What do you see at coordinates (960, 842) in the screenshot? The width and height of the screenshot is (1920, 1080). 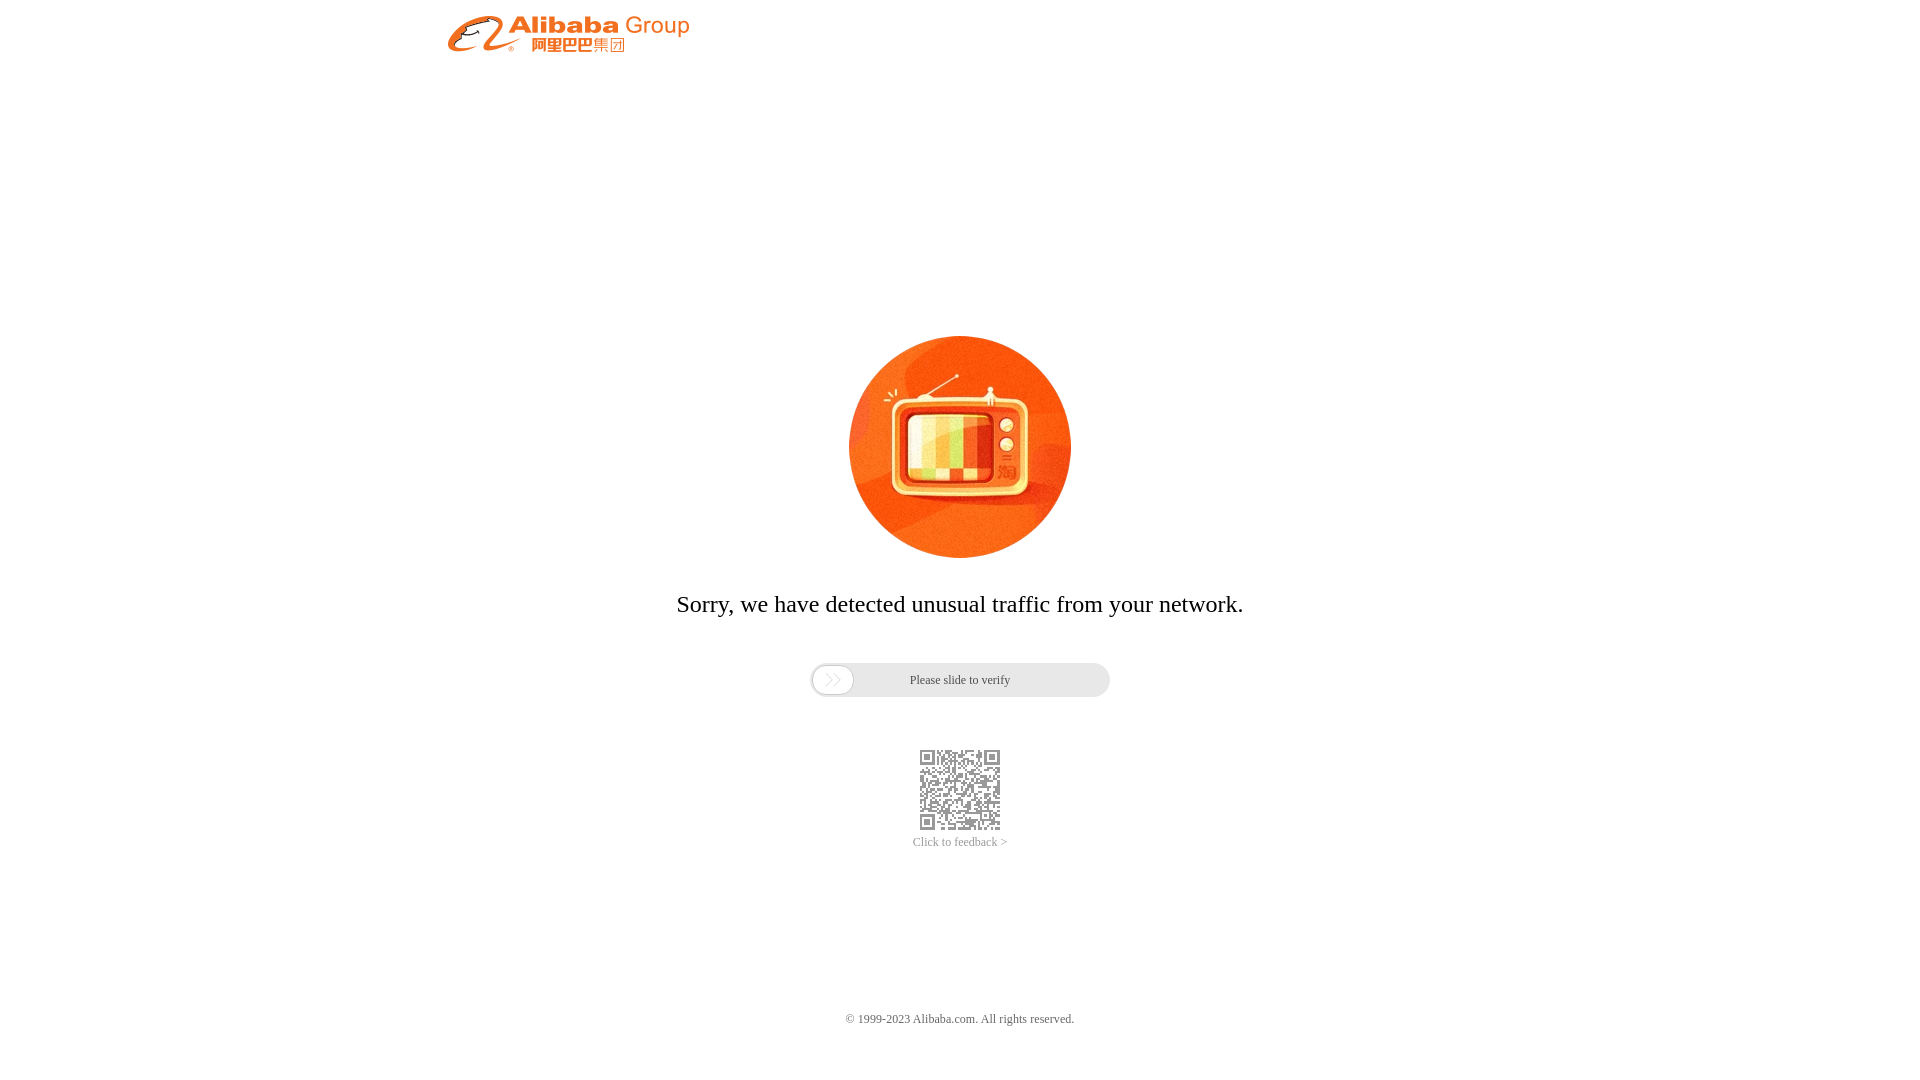 I see `'Click to feedback >'` at bounding box center [960, 842].